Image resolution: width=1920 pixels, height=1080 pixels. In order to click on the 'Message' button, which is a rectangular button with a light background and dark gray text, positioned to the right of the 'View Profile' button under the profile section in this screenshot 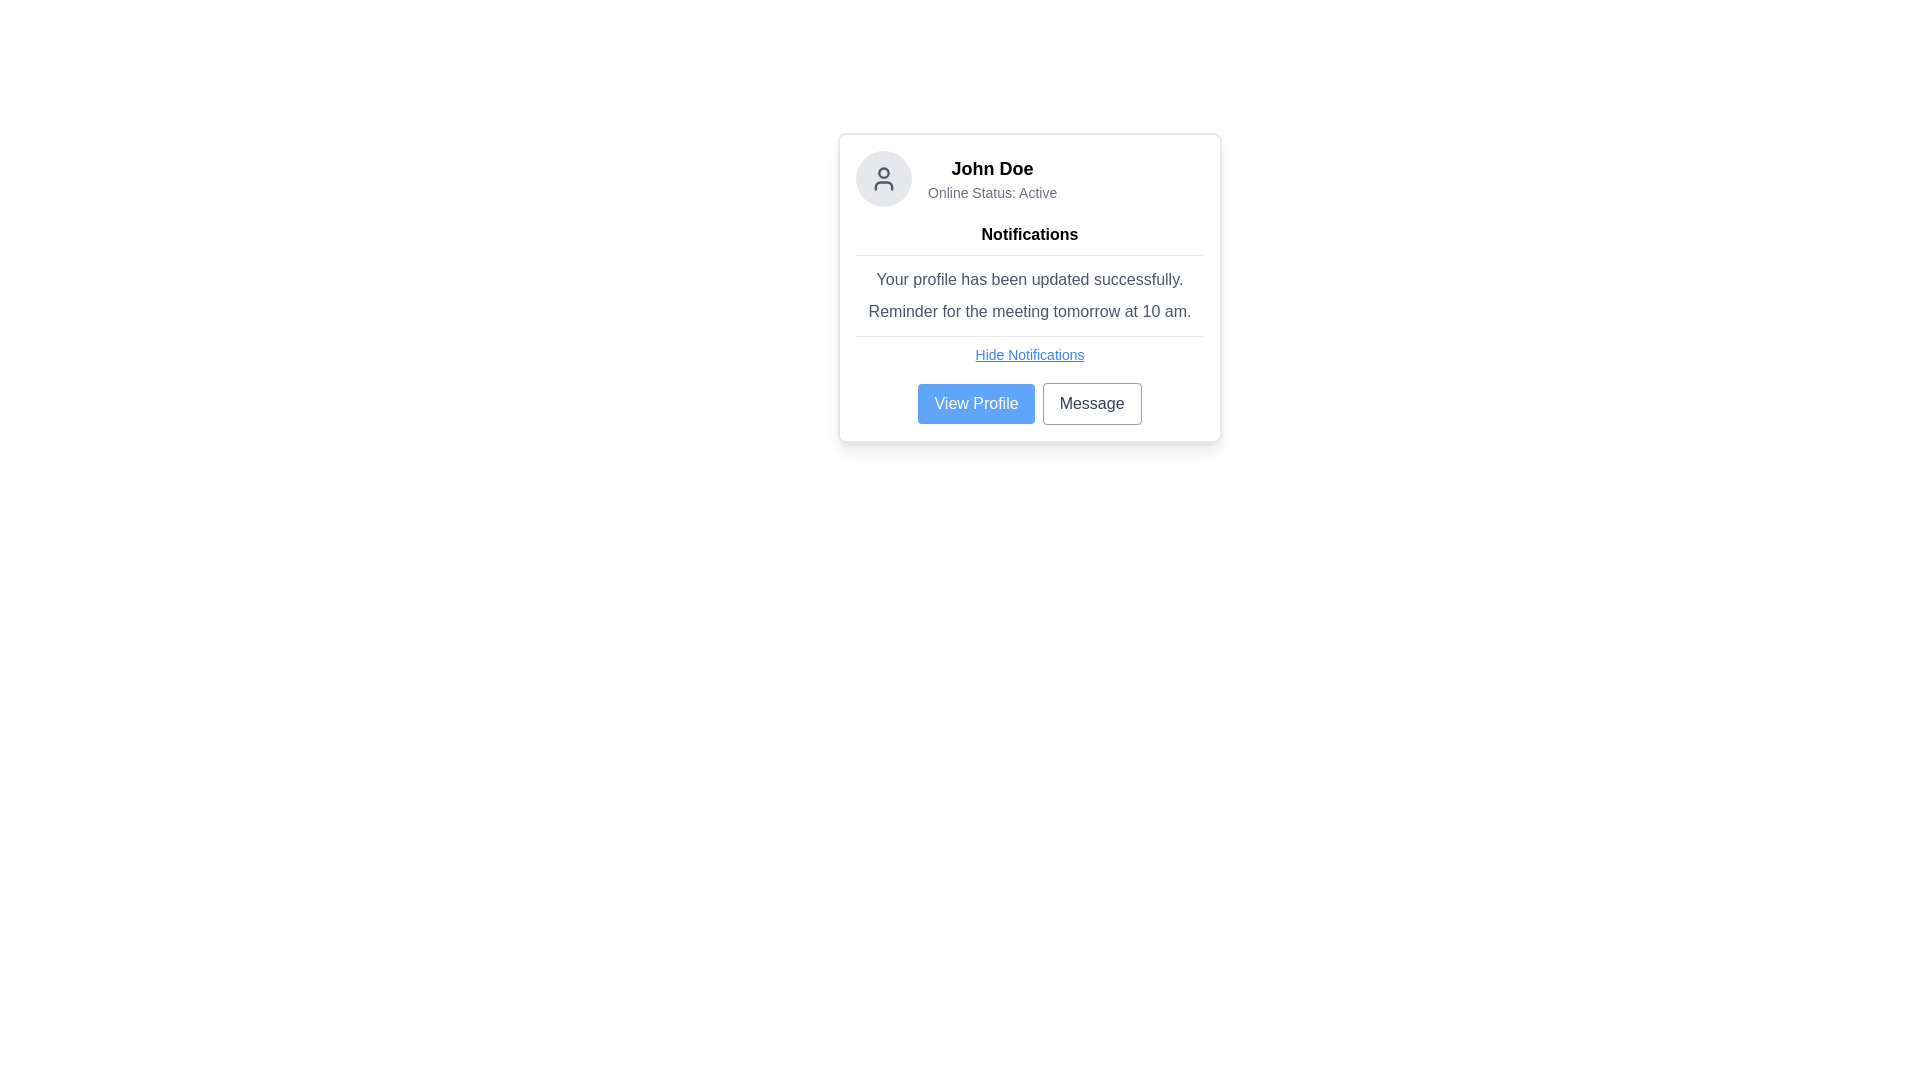, I will do `click(1091, 404)`.